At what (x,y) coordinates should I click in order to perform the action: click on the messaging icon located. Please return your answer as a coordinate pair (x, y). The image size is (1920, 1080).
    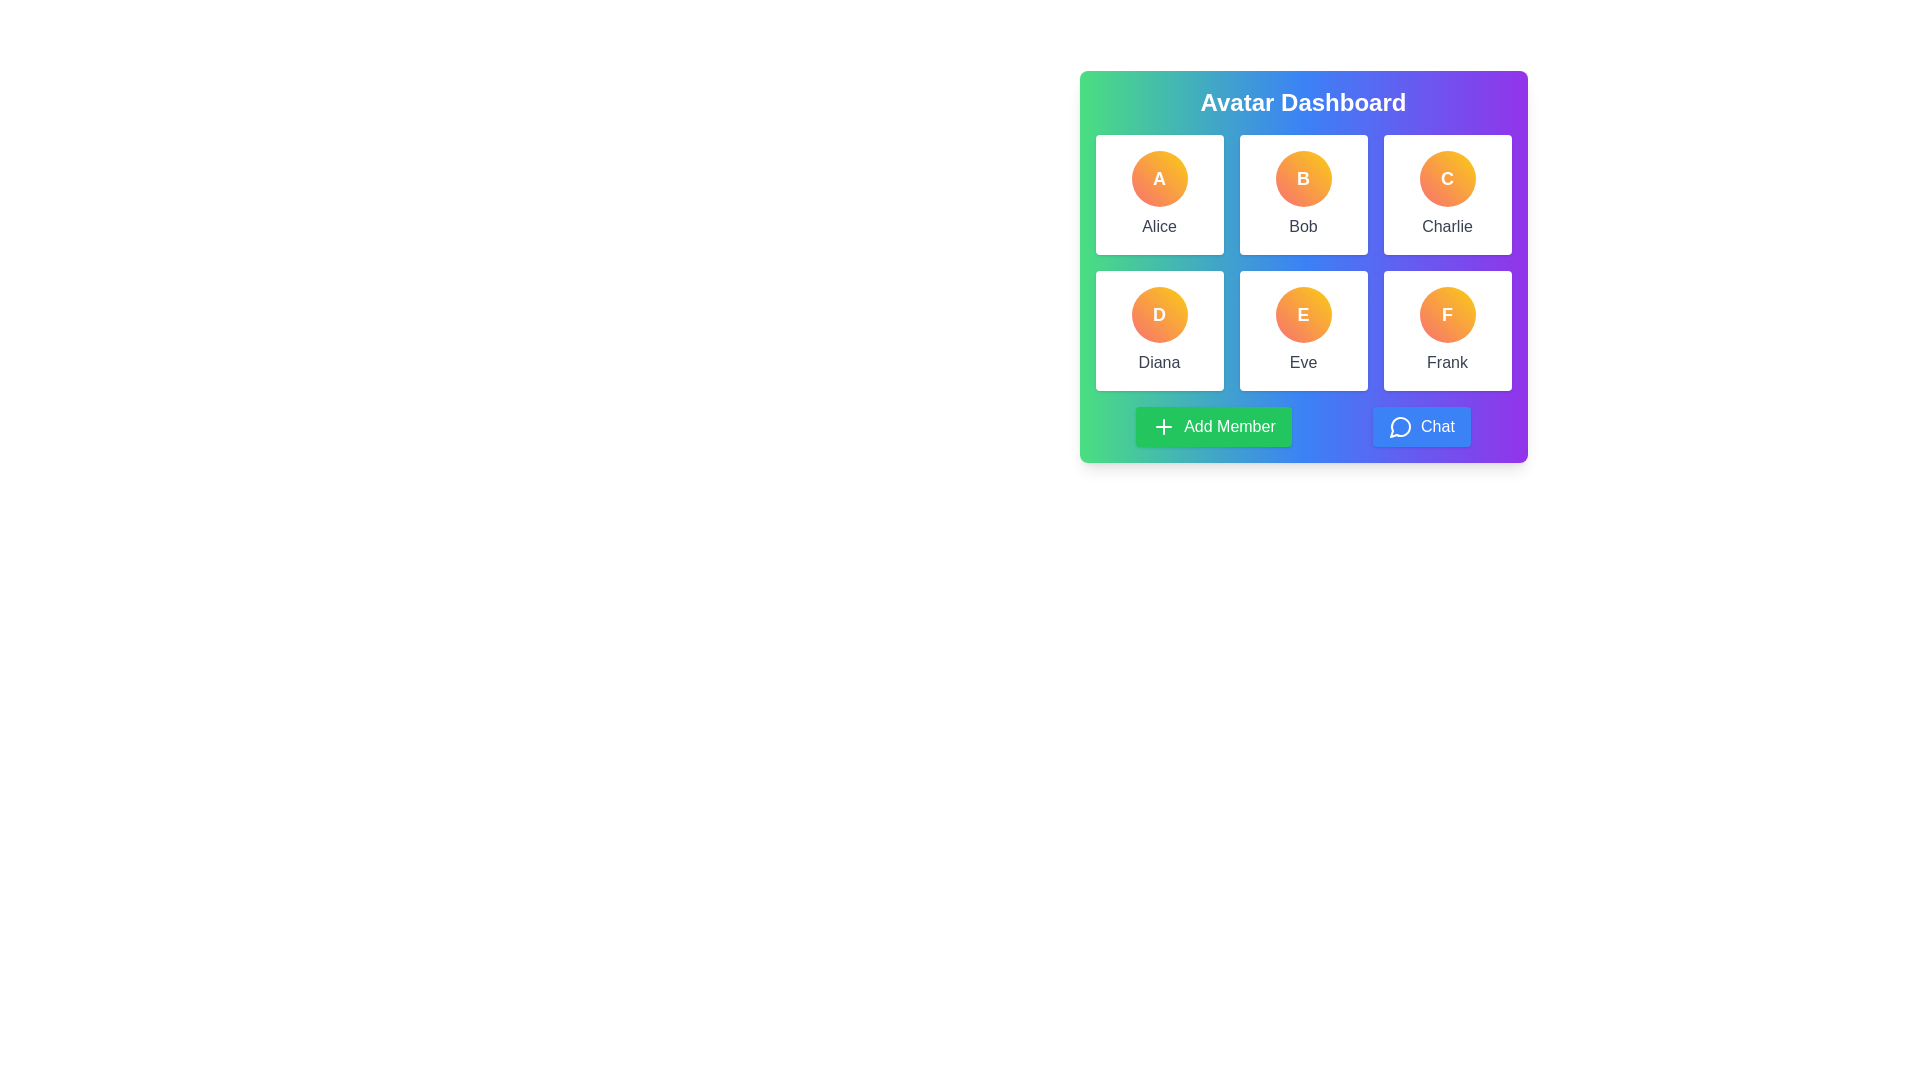
    Looking at the image, I should click on (1400, 426).